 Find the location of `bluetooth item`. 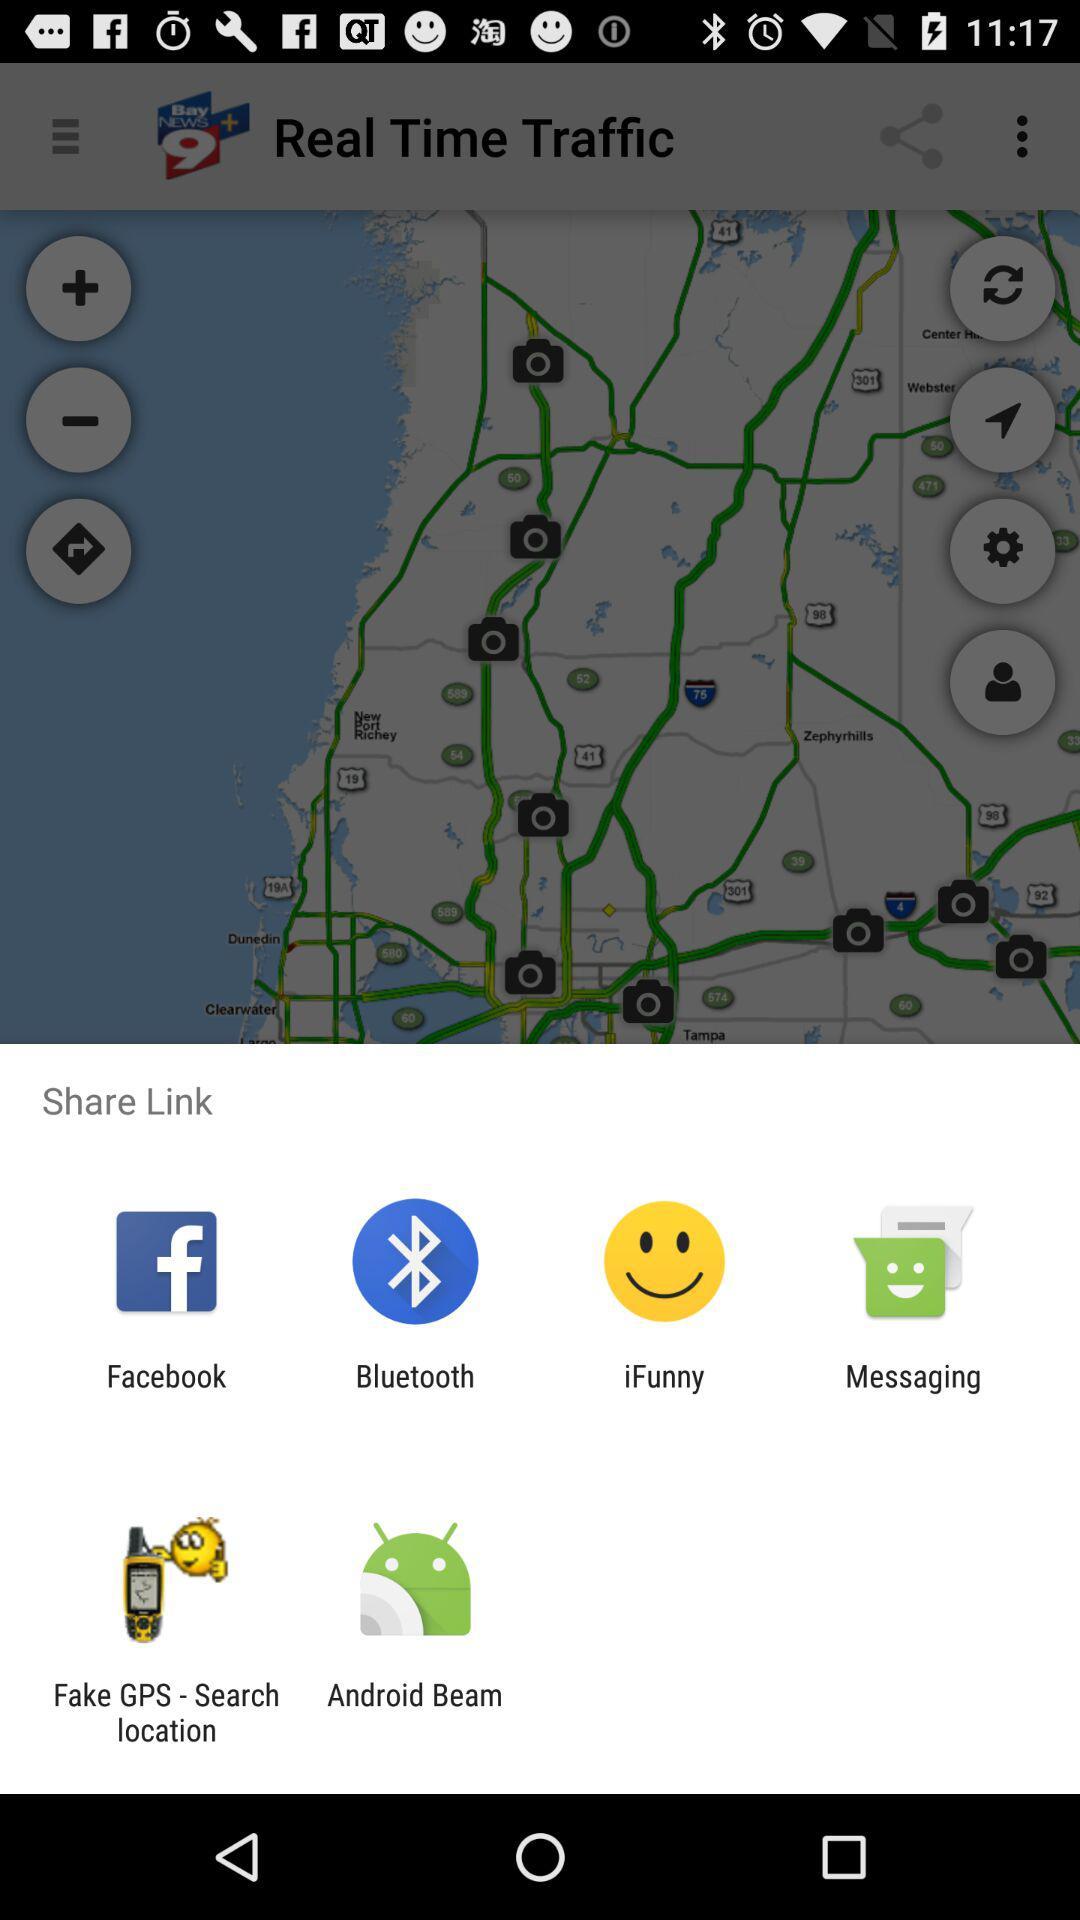

bluetooth item is located at coordinates (414, 1392).